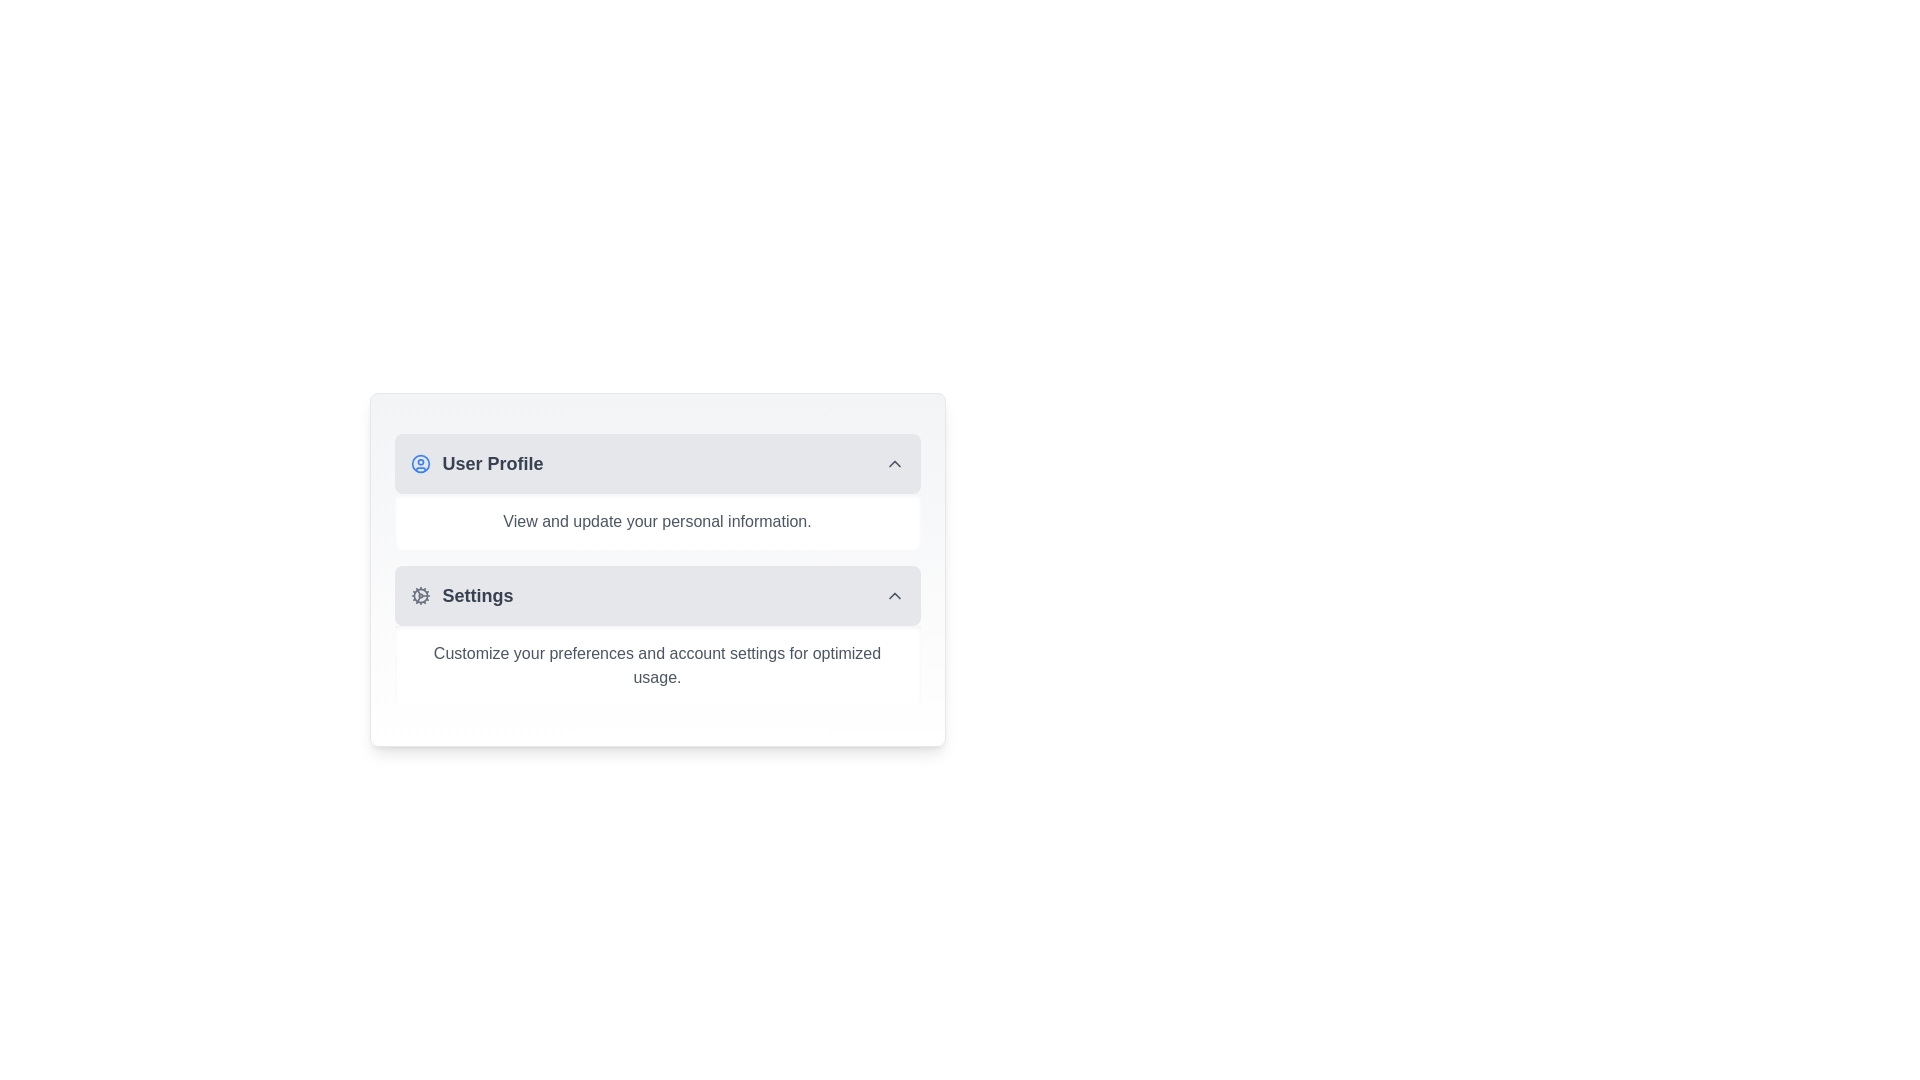 Image resolution: width=1920 pixels, height=1080 pixels. I want to click on descriptive text label located below the 'User Profile' section to understand the context, so click(657, 520).